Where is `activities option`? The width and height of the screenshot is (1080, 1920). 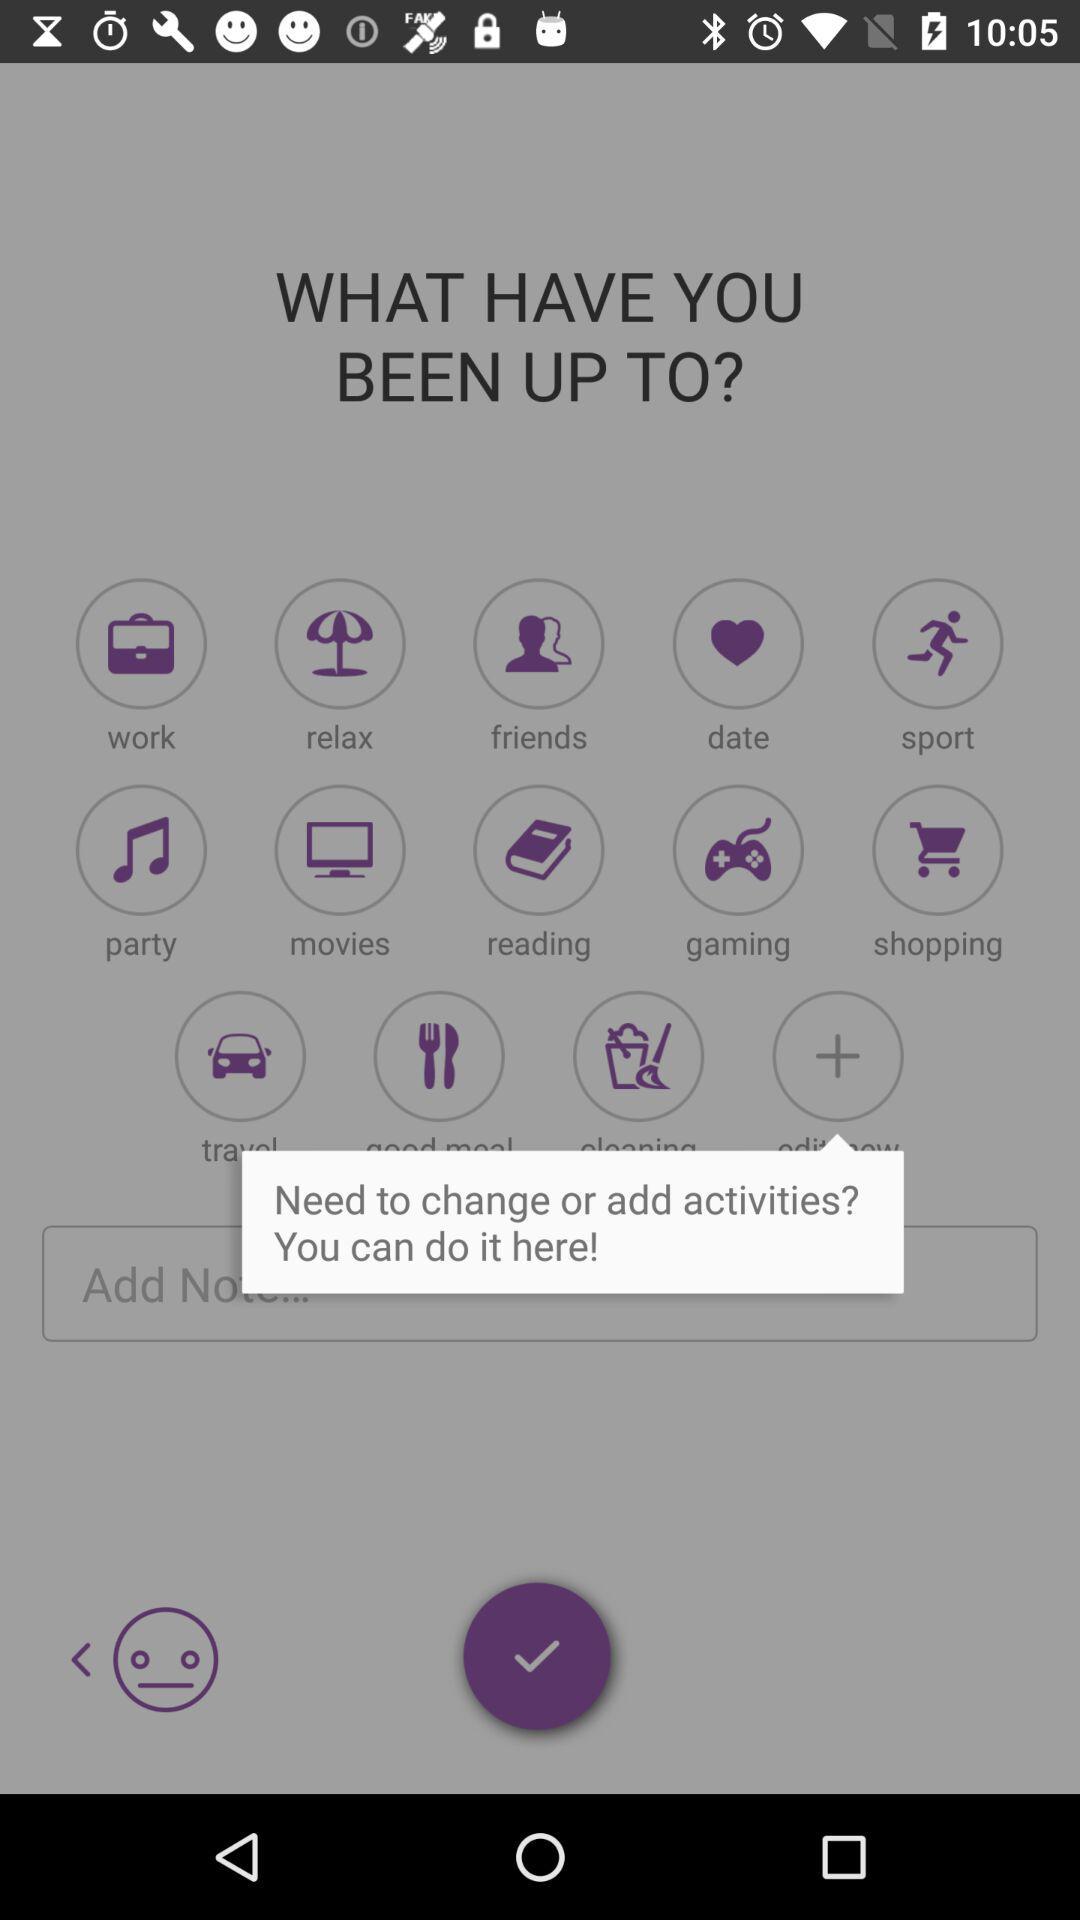 activities option is located at coordinates (638, 1055).